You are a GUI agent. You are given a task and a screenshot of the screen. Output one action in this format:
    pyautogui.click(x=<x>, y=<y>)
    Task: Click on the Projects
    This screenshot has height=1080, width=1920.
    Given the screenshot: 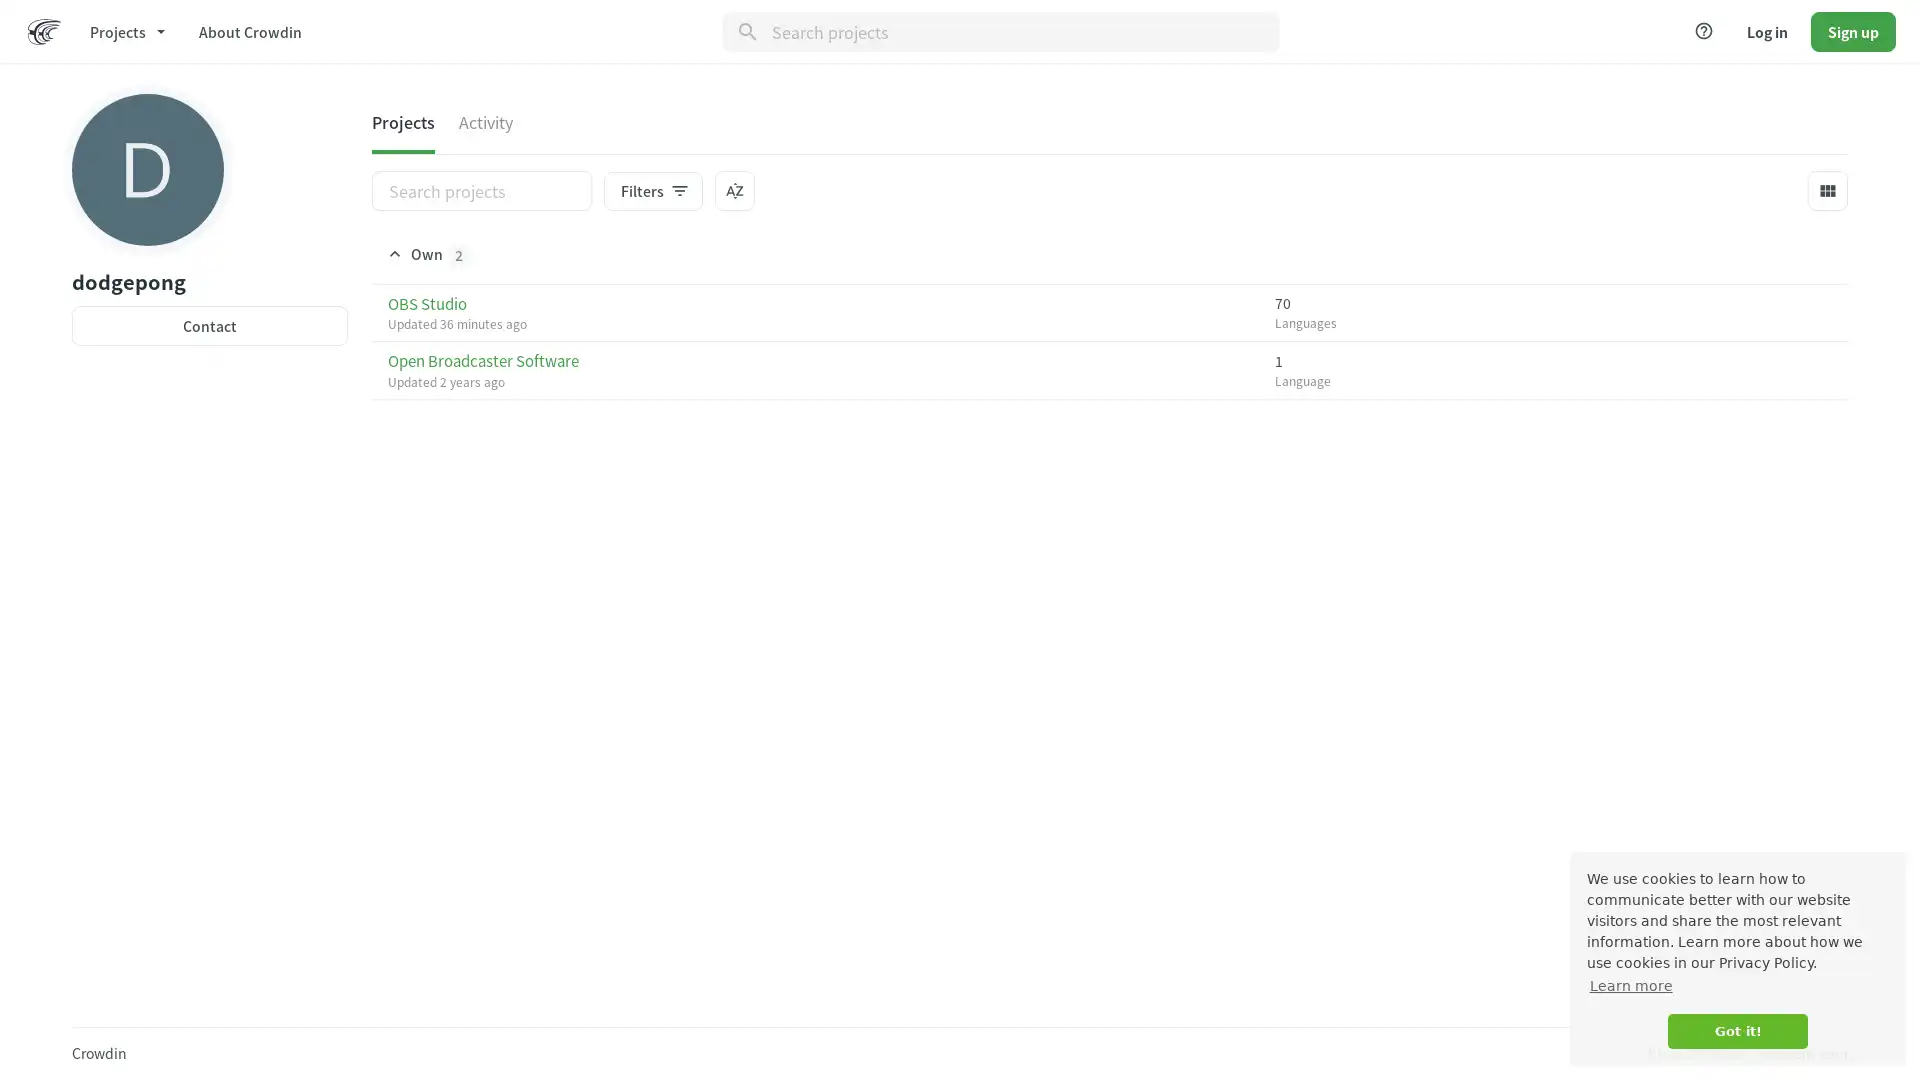 What is the action you would take?
    pyautogui.click(x=125, y=30)
    